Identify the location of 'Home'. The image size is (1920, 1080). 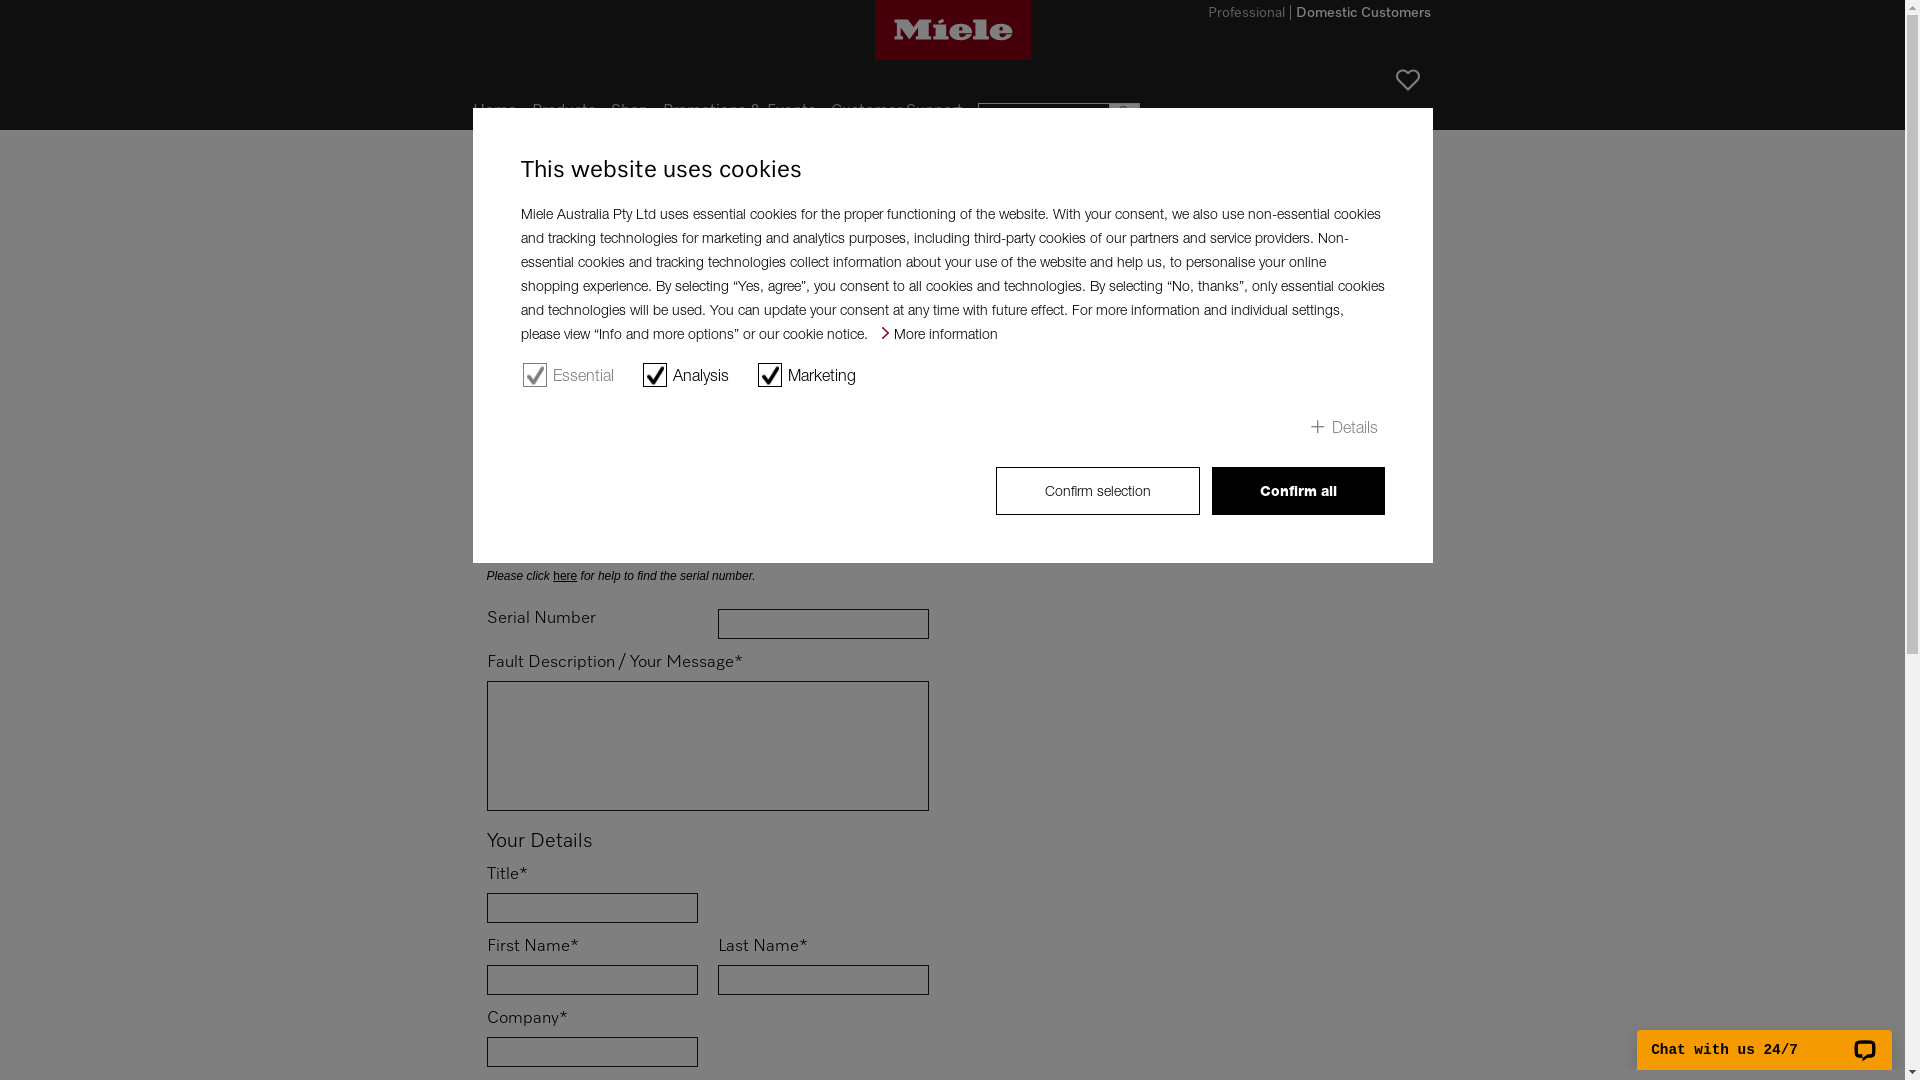
(494, 111).